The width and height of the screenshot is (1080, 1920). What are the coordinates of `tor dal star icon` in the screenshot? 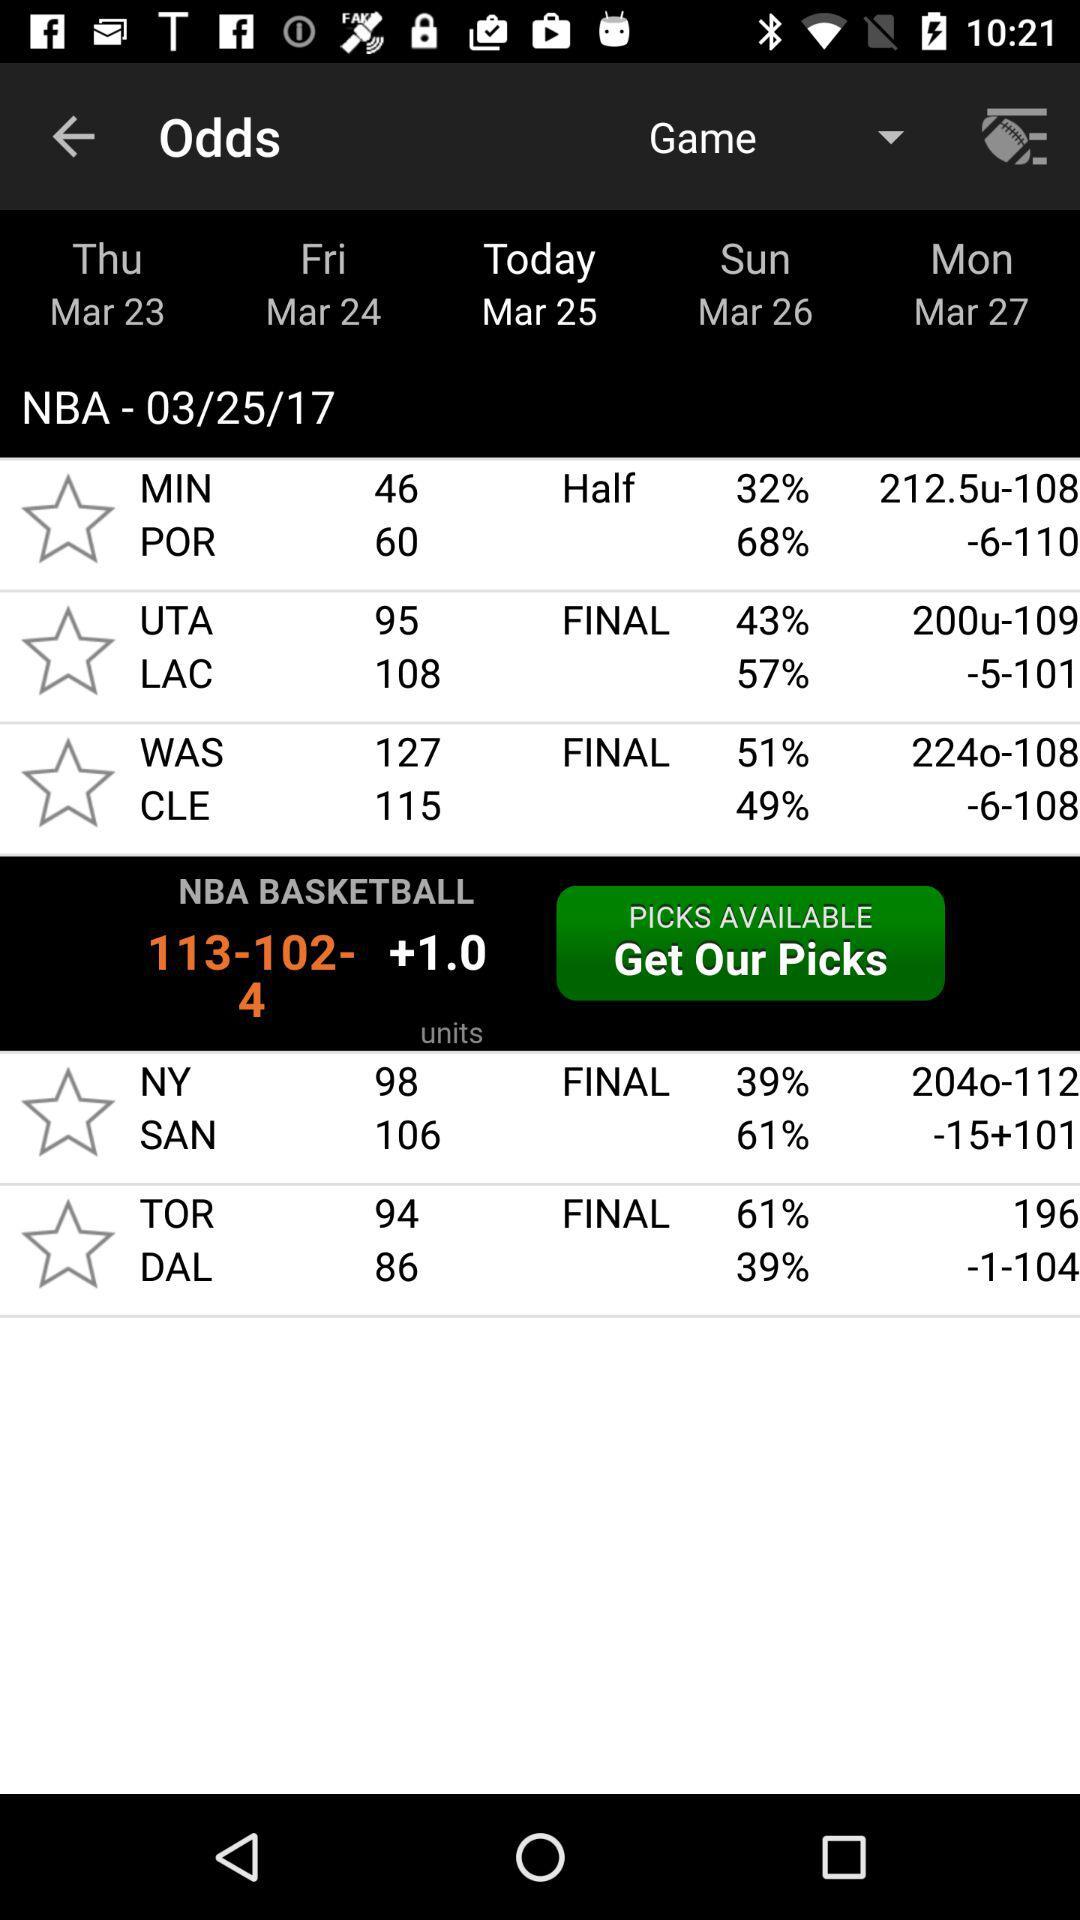 It's located at (67, 1242).